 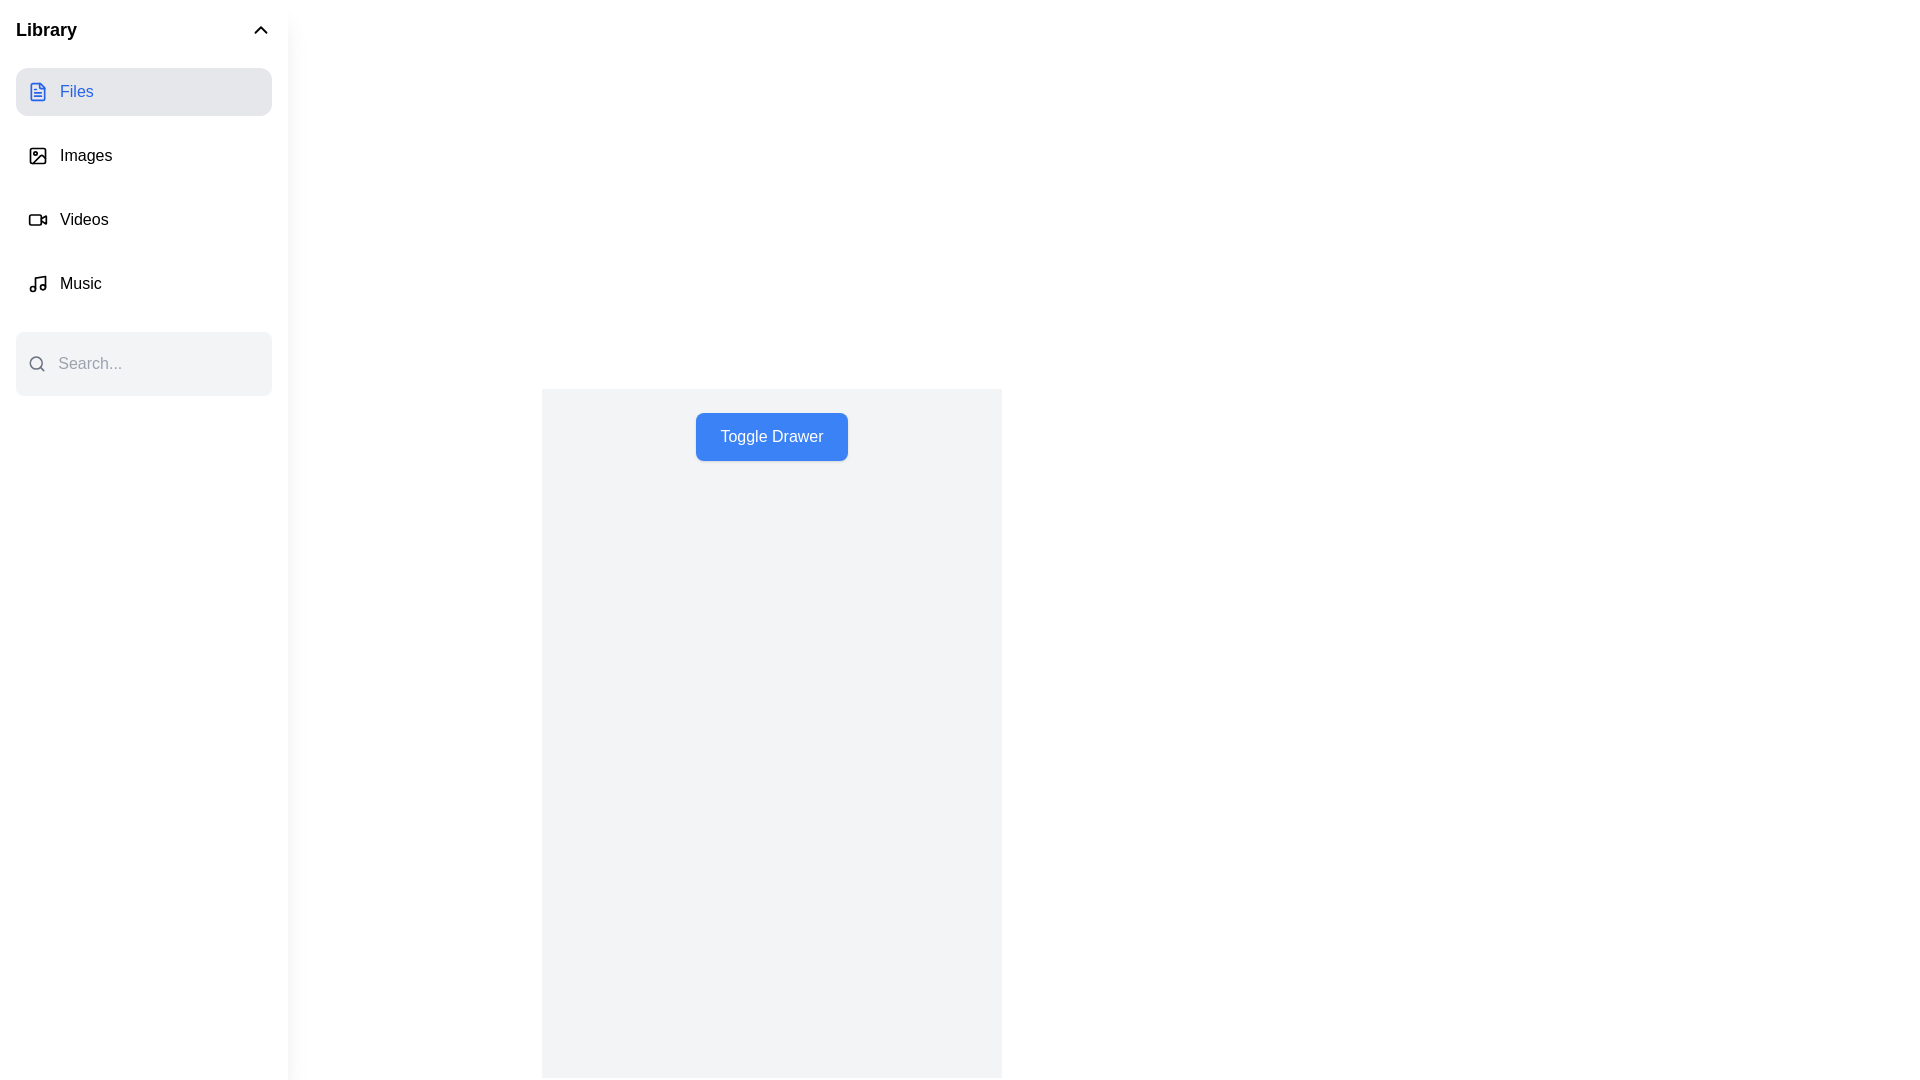 I want to click on the video camera icon located in the vertical menu on the left side of the interface, which is directly adjacent to the 'Videos' label, so click(x=38, y=219).